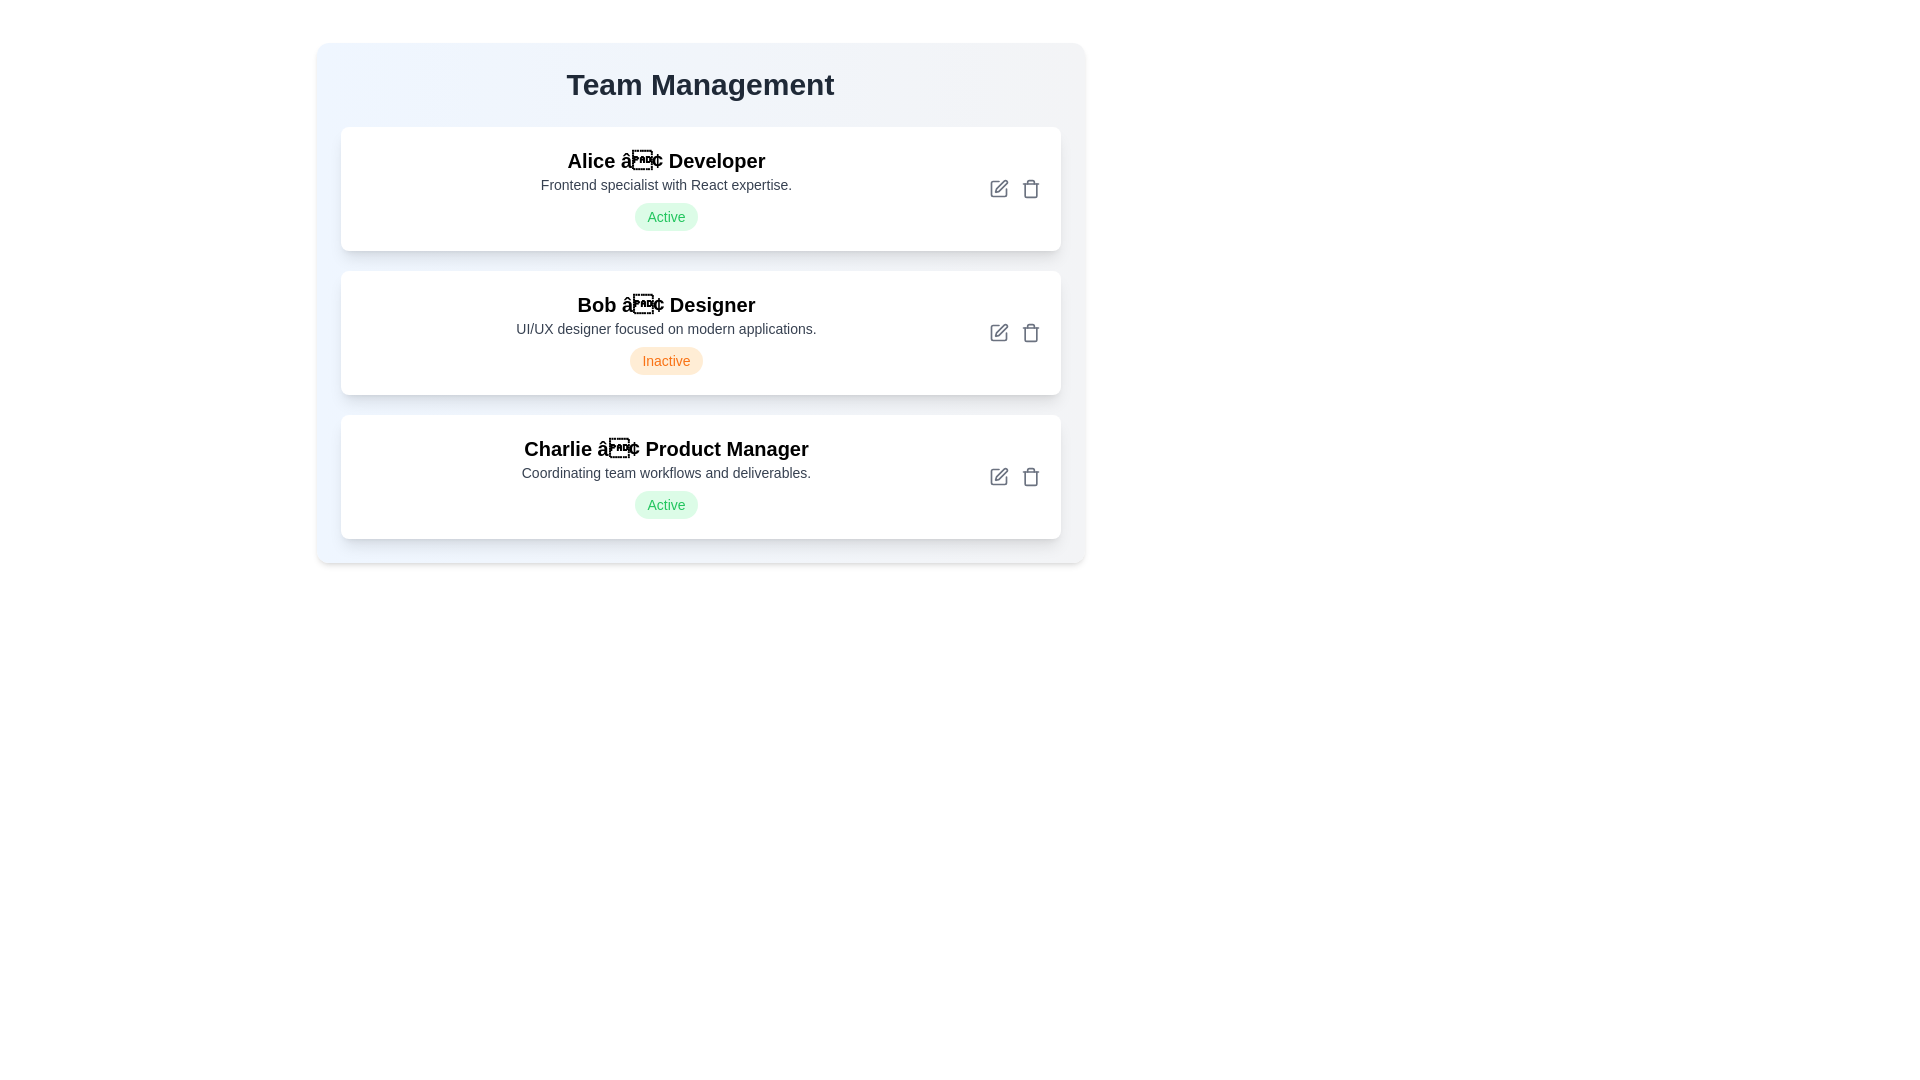  I want to click on the team member card to view their details. The parameter Bob specifies the team member to interact with, so click(700, 331).